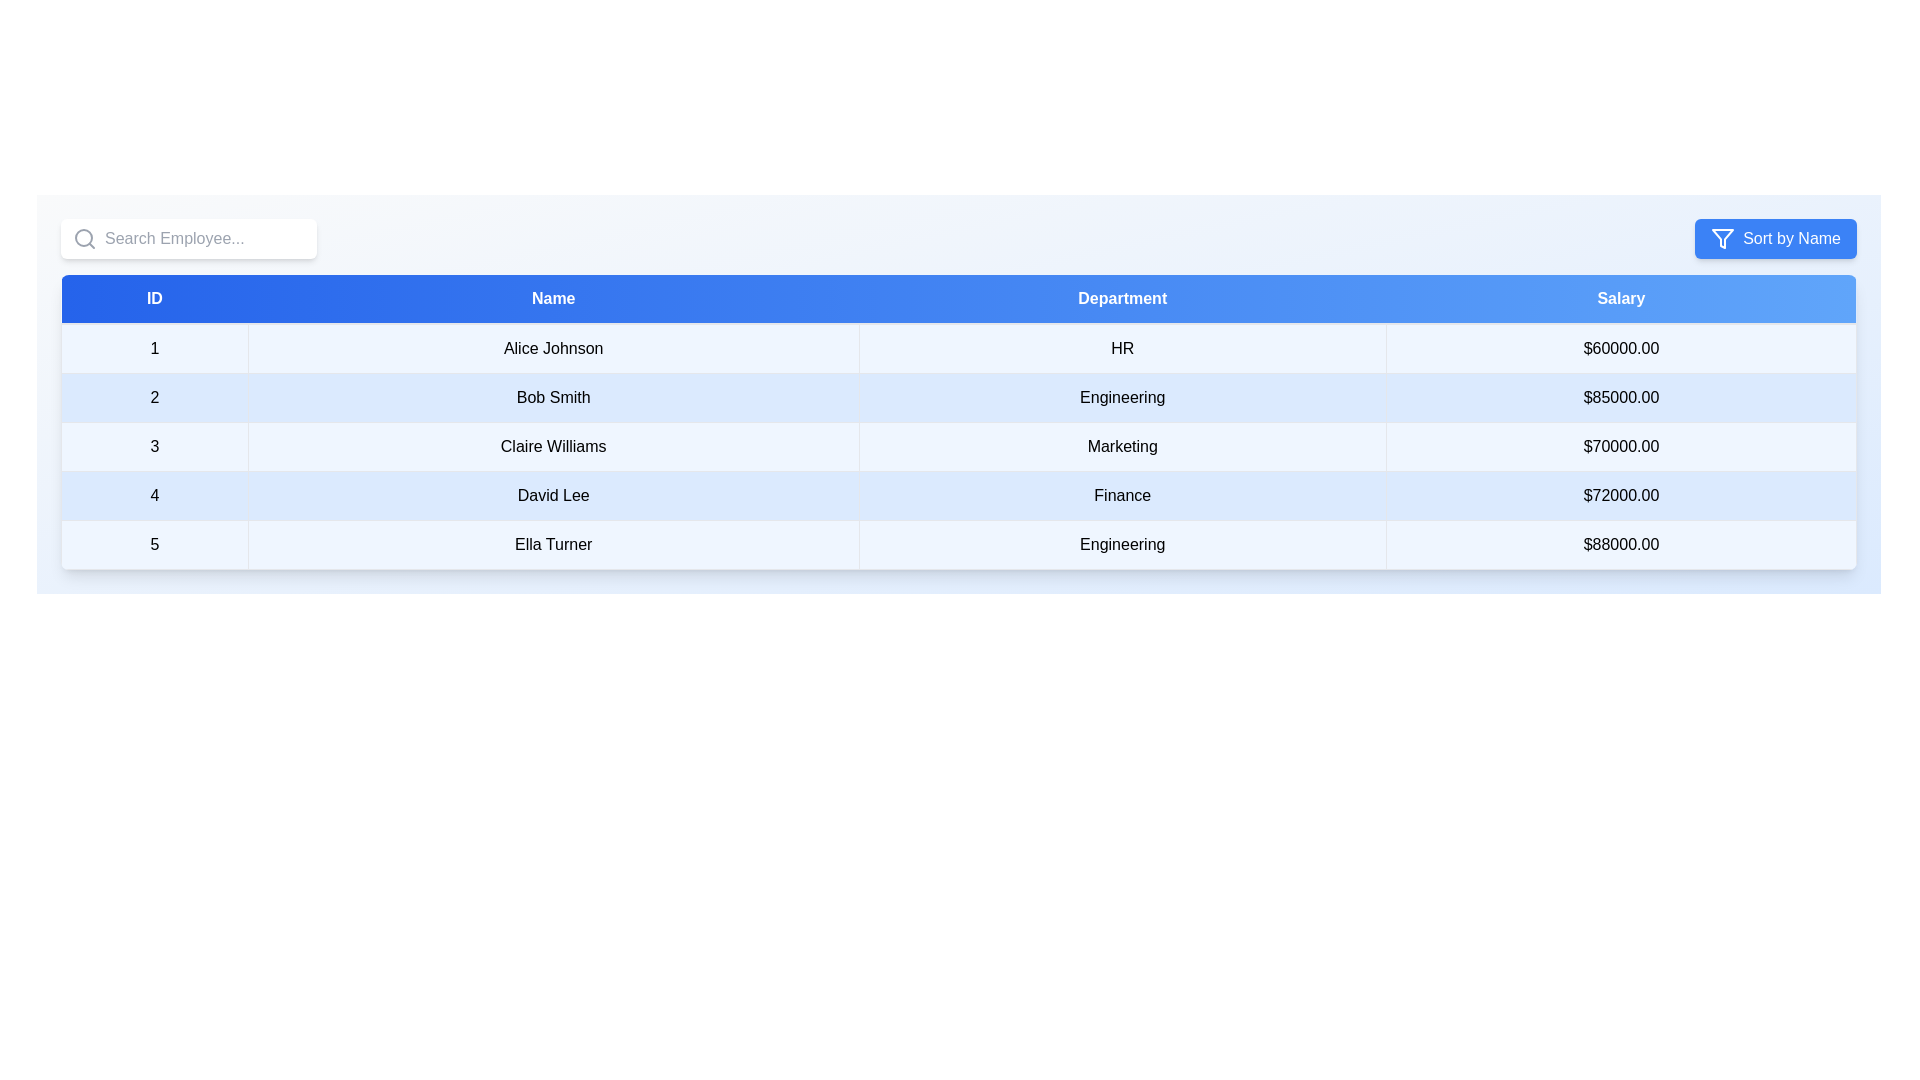  I want to click on the table header cell labeled 'Name' which has a bold white font on a blue background, located between 'ID' and 'Department', so click(553, 299).